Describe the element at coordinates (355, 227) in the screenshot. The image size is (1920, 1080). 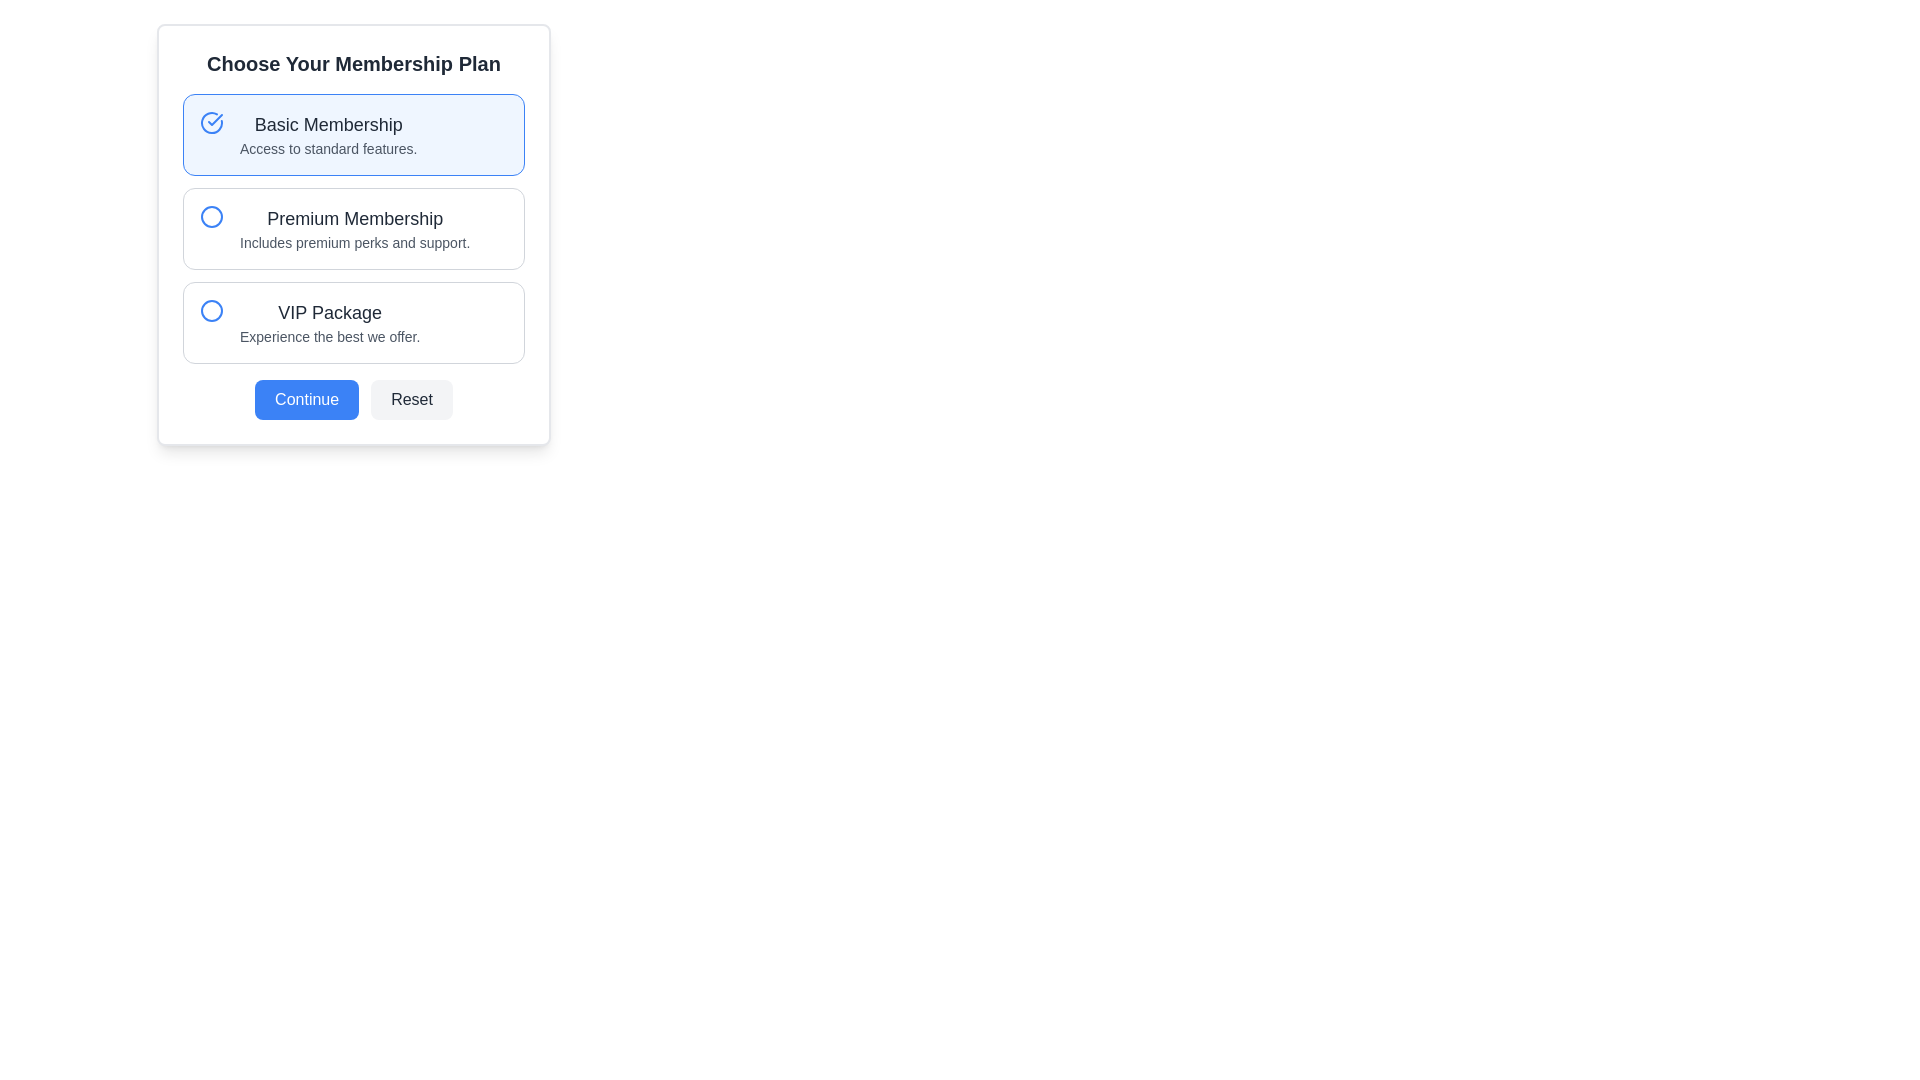
I see `the 'Premium Membership' radio button option` at that location.